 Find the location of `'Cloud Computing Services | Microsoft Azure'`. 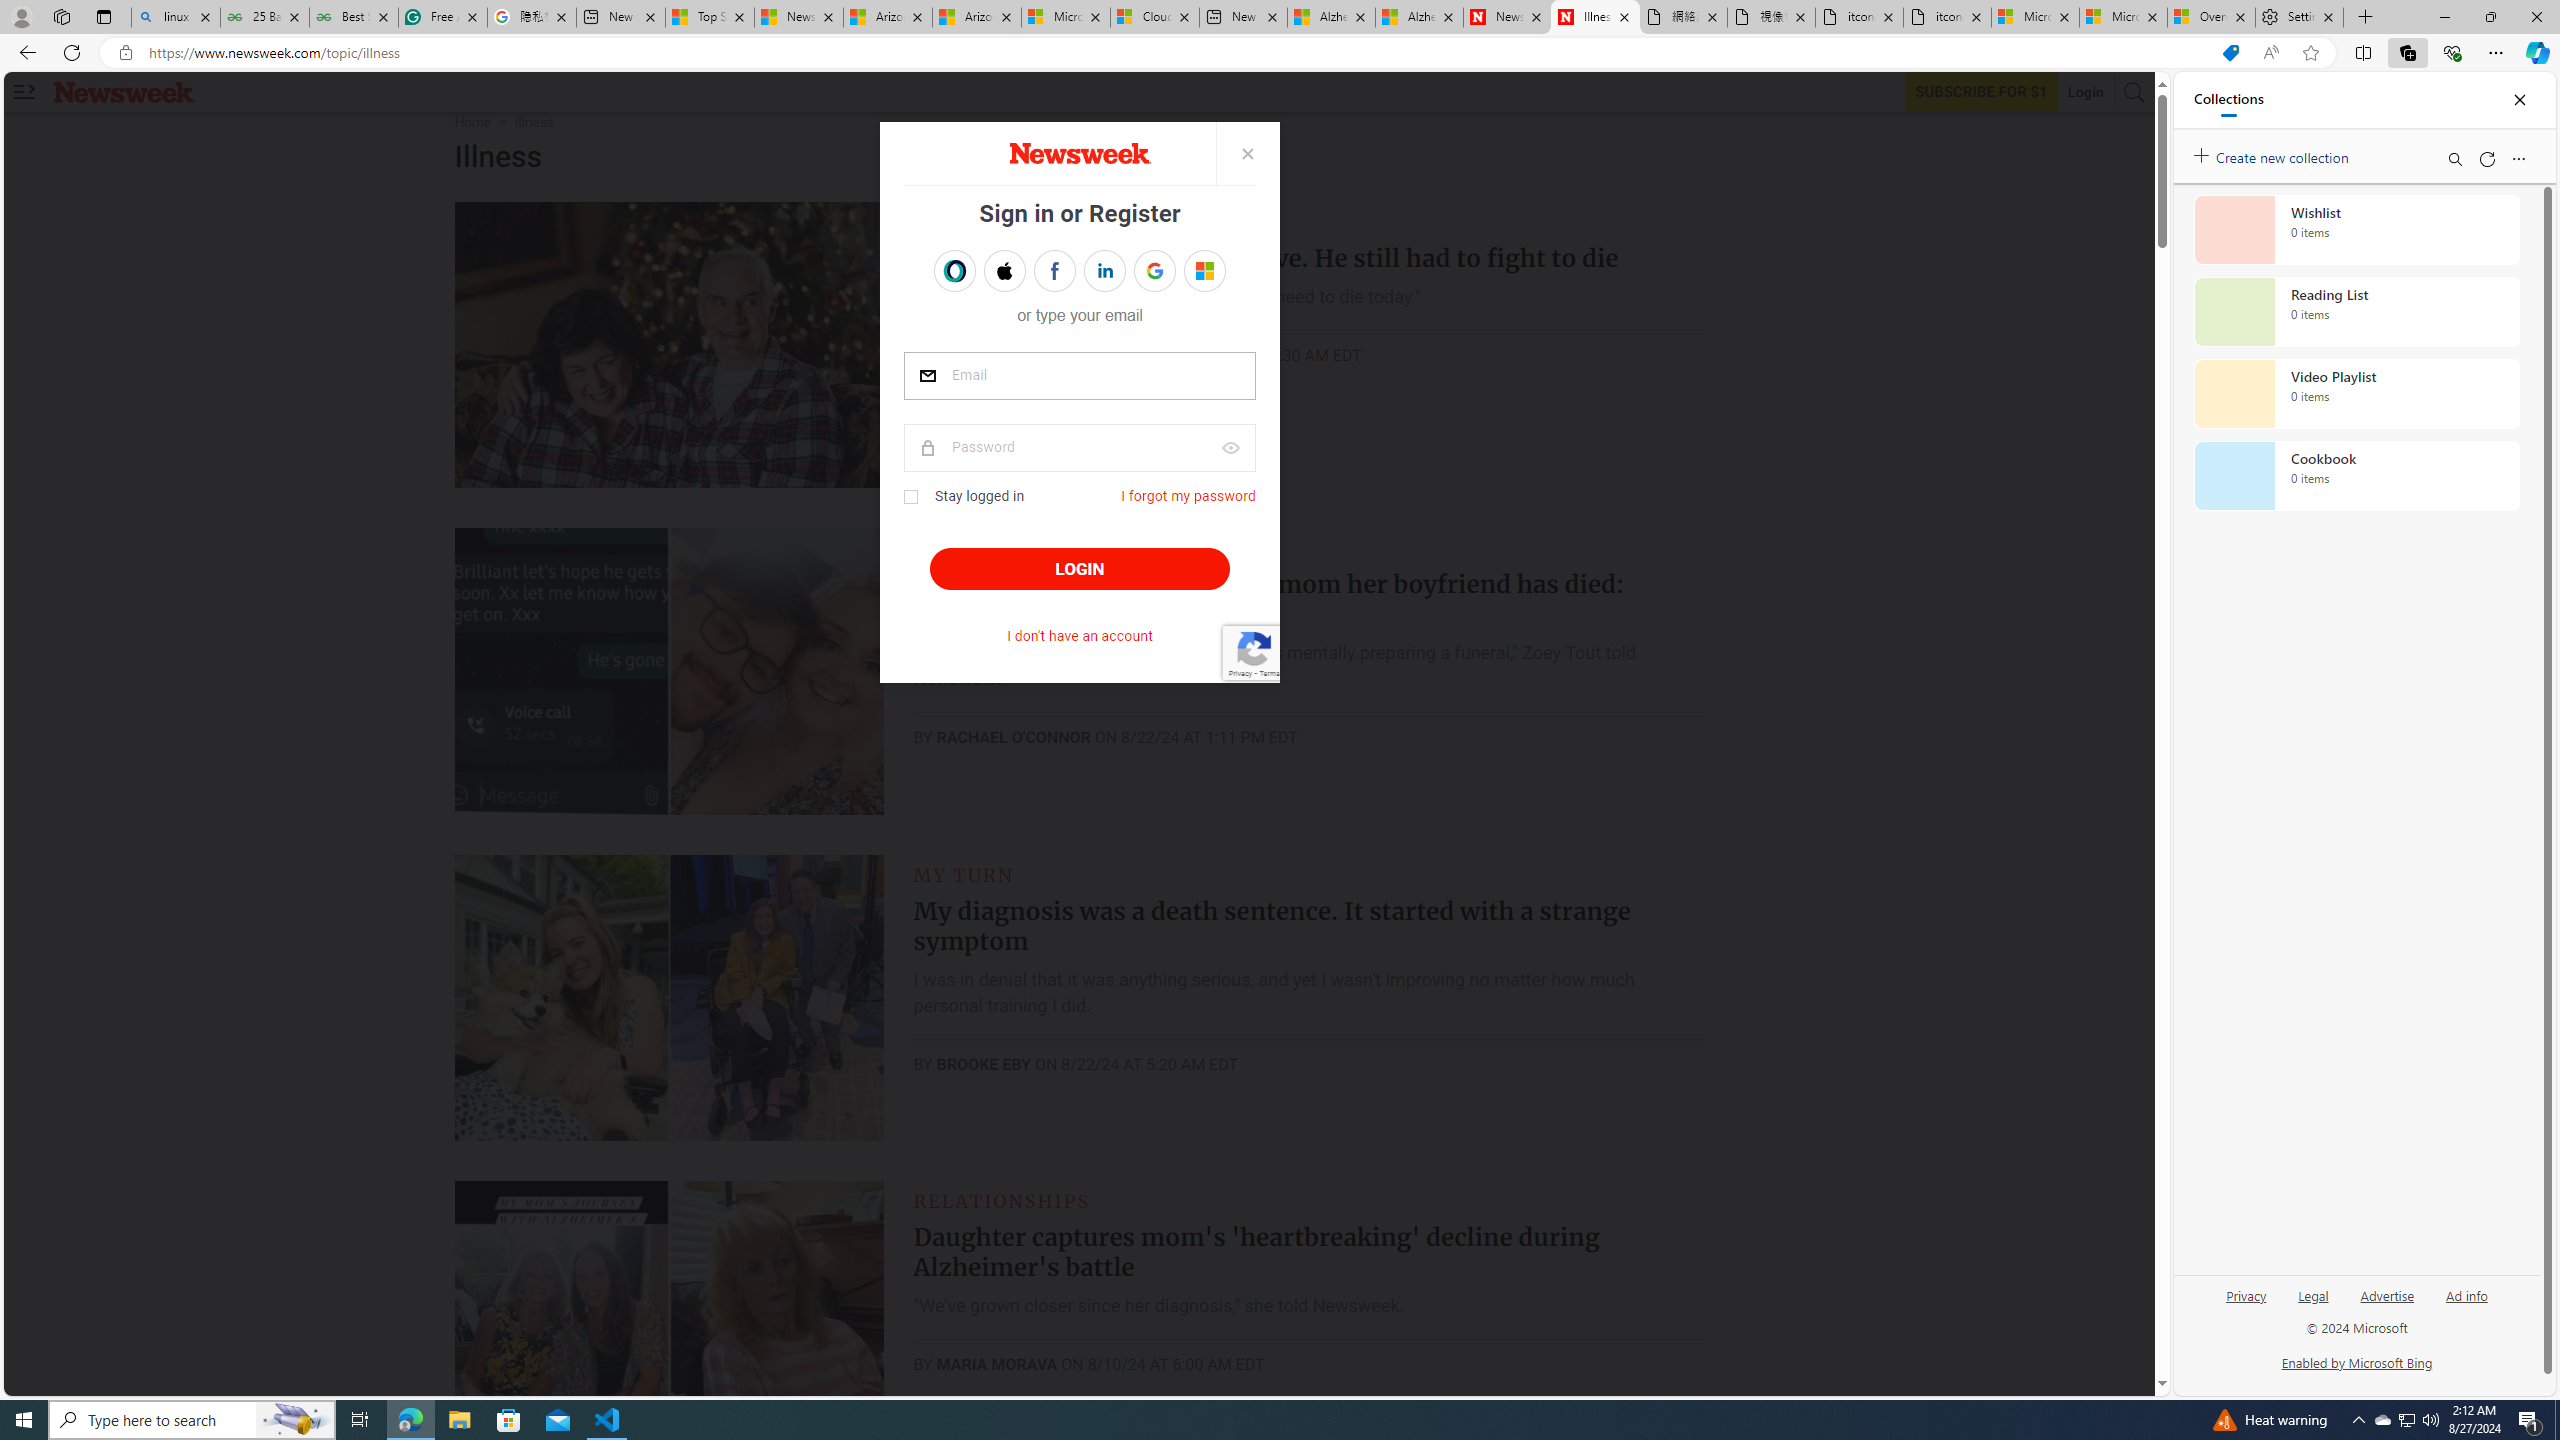

'Cloud Computing Services | Microsoft Azure' is located at coordinates (1153, 16).